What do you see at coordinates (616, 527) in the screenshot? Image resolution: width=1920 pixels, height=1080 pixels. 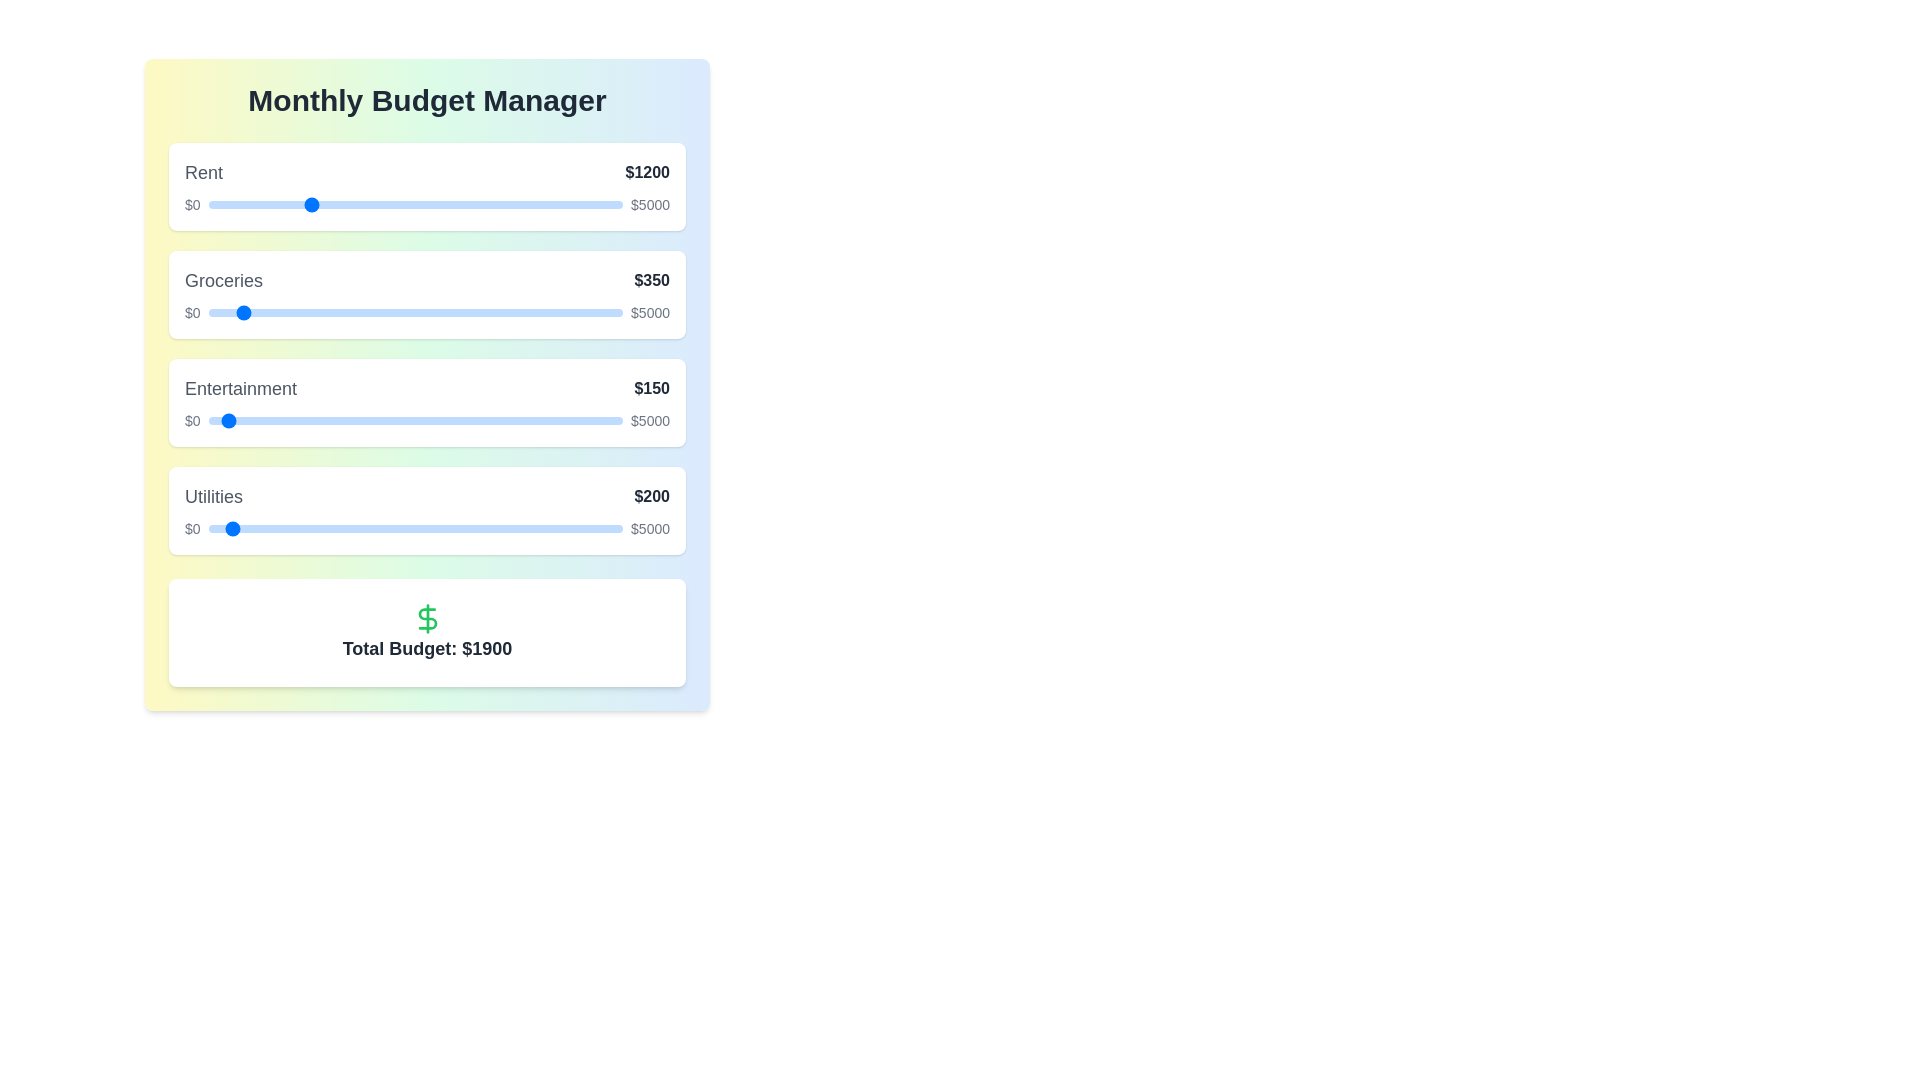 I see `the 'Utilities' slider` at bounding box center [616, 527].